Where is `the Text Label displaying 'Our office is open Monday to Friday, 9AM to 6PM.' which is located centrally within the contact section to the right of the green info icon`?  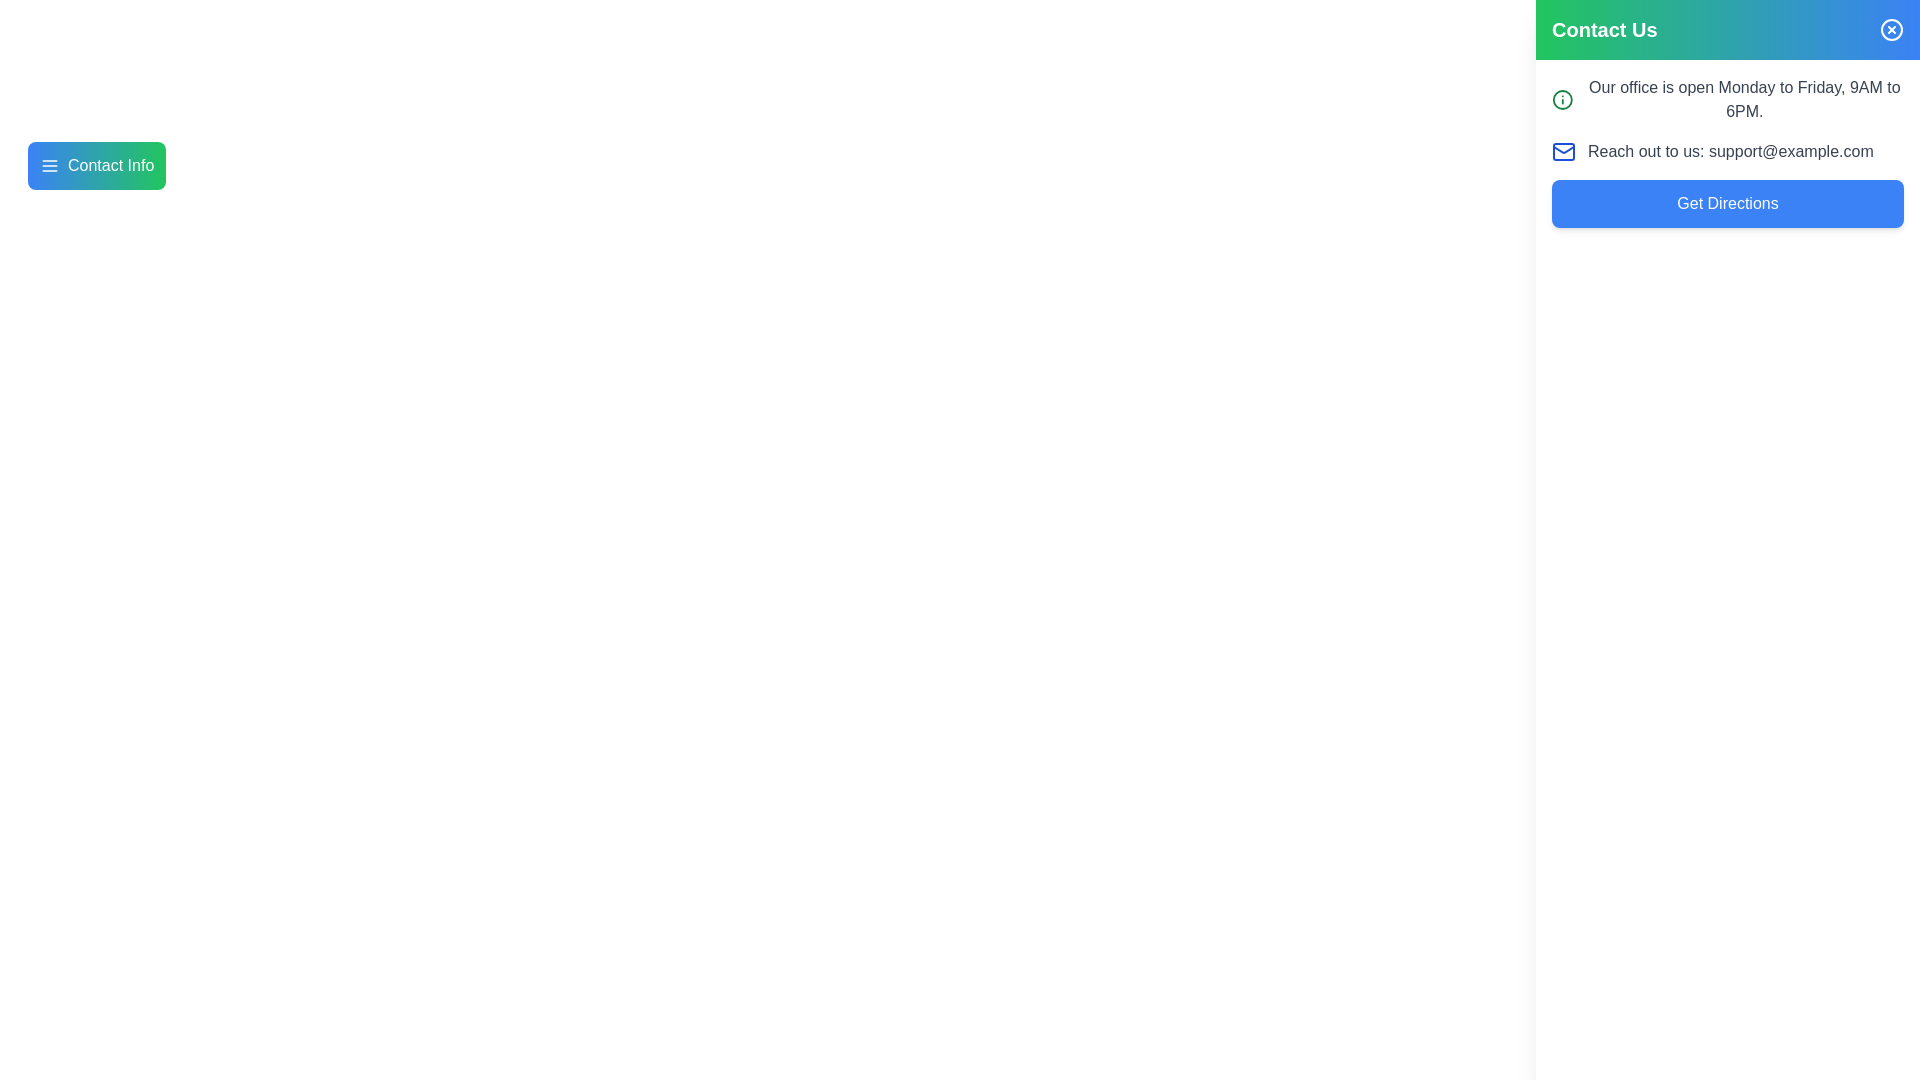
the Text Label displaying 'Our office is open Monday to Friday, 9AM to 6PM.' which is located centrally within the contact section to the right of the green info icon is located at coordinates (1743, 100).